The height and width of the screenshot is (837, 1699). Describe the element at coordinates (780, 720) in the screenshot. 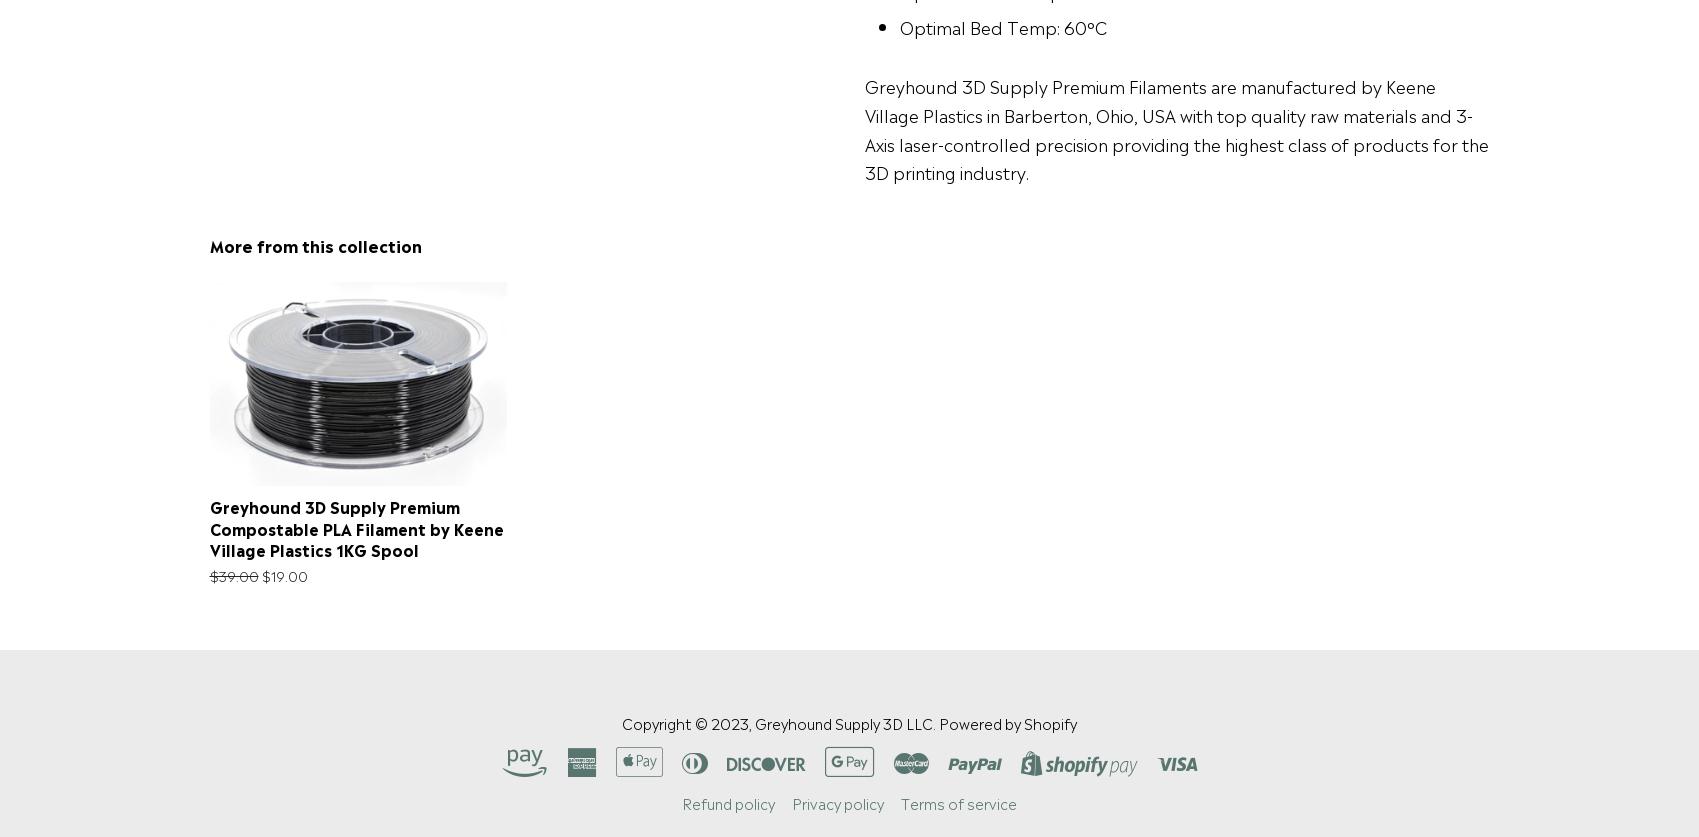

I see `'Copyright © 2023, Greyhound Supply 3D LLC.'` at that location.